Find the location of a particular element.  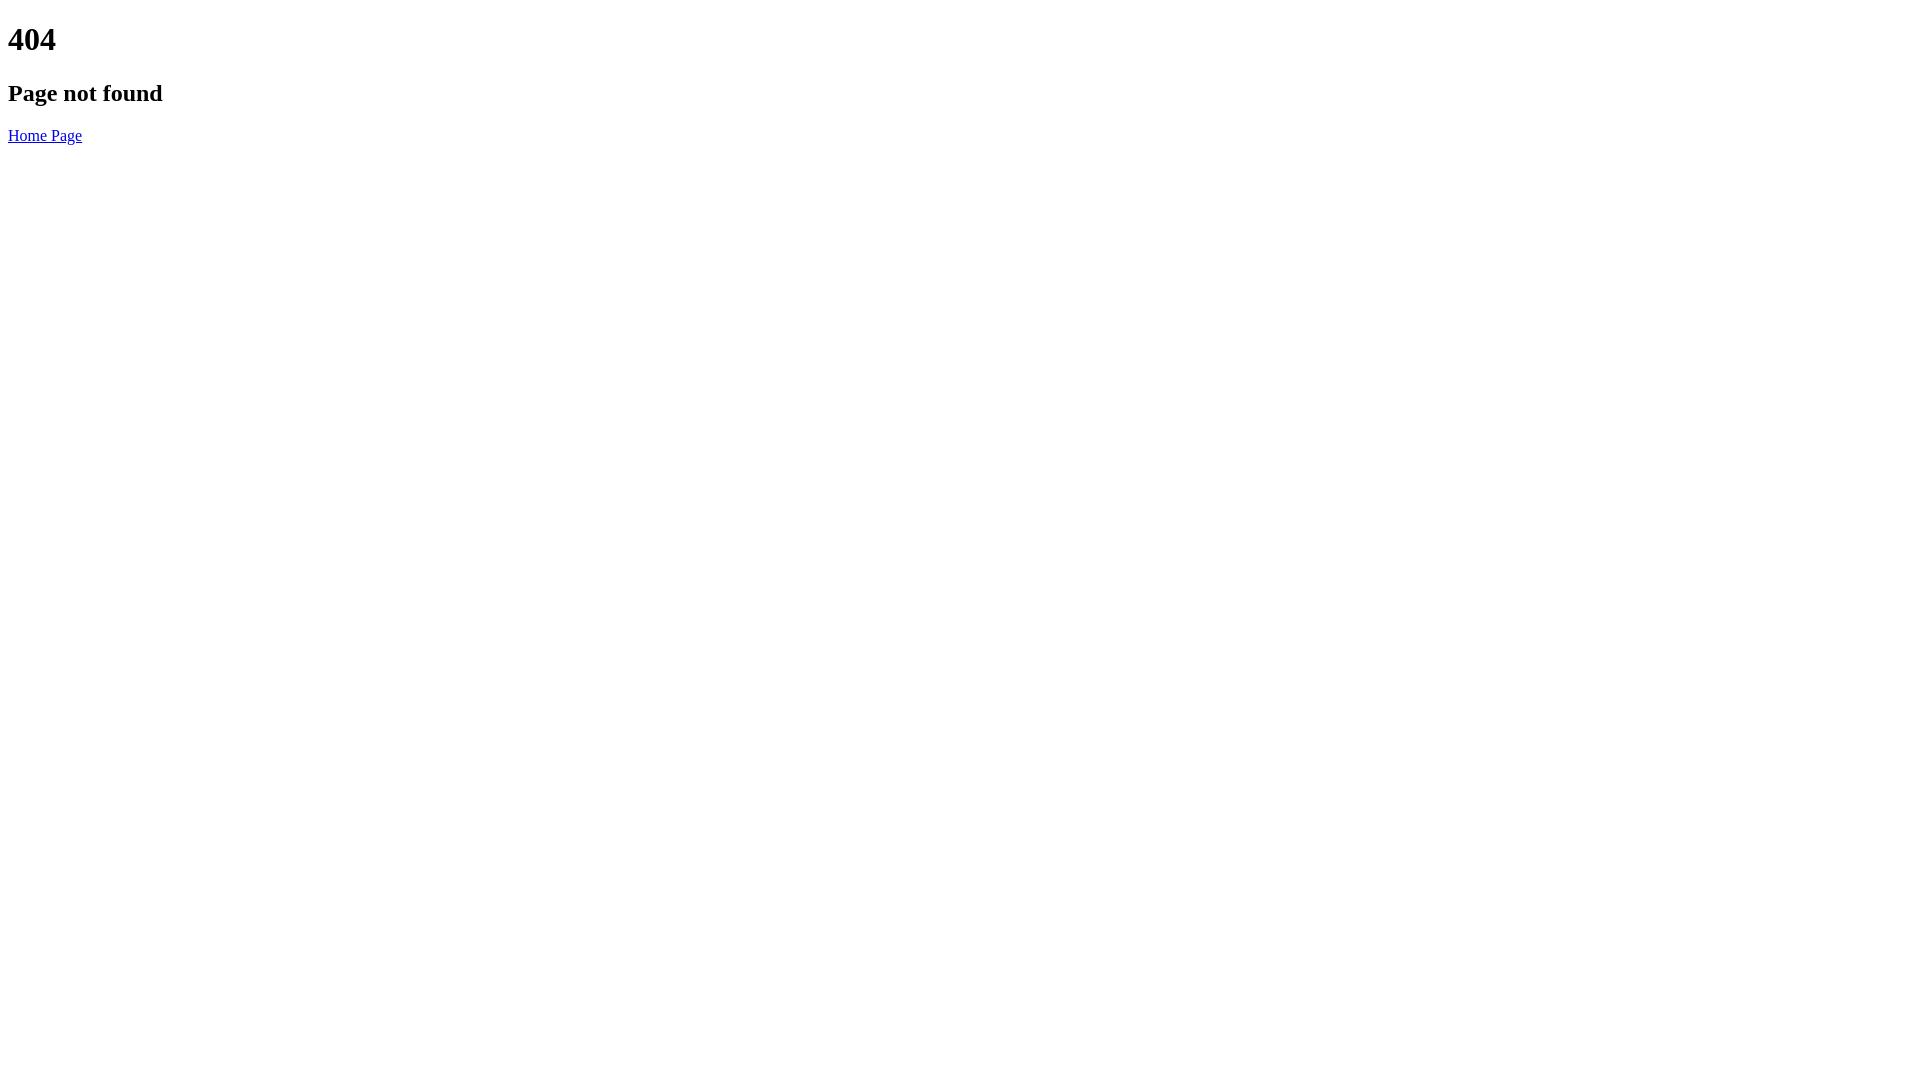

'Home Page' is located at coordinates (8, 135).